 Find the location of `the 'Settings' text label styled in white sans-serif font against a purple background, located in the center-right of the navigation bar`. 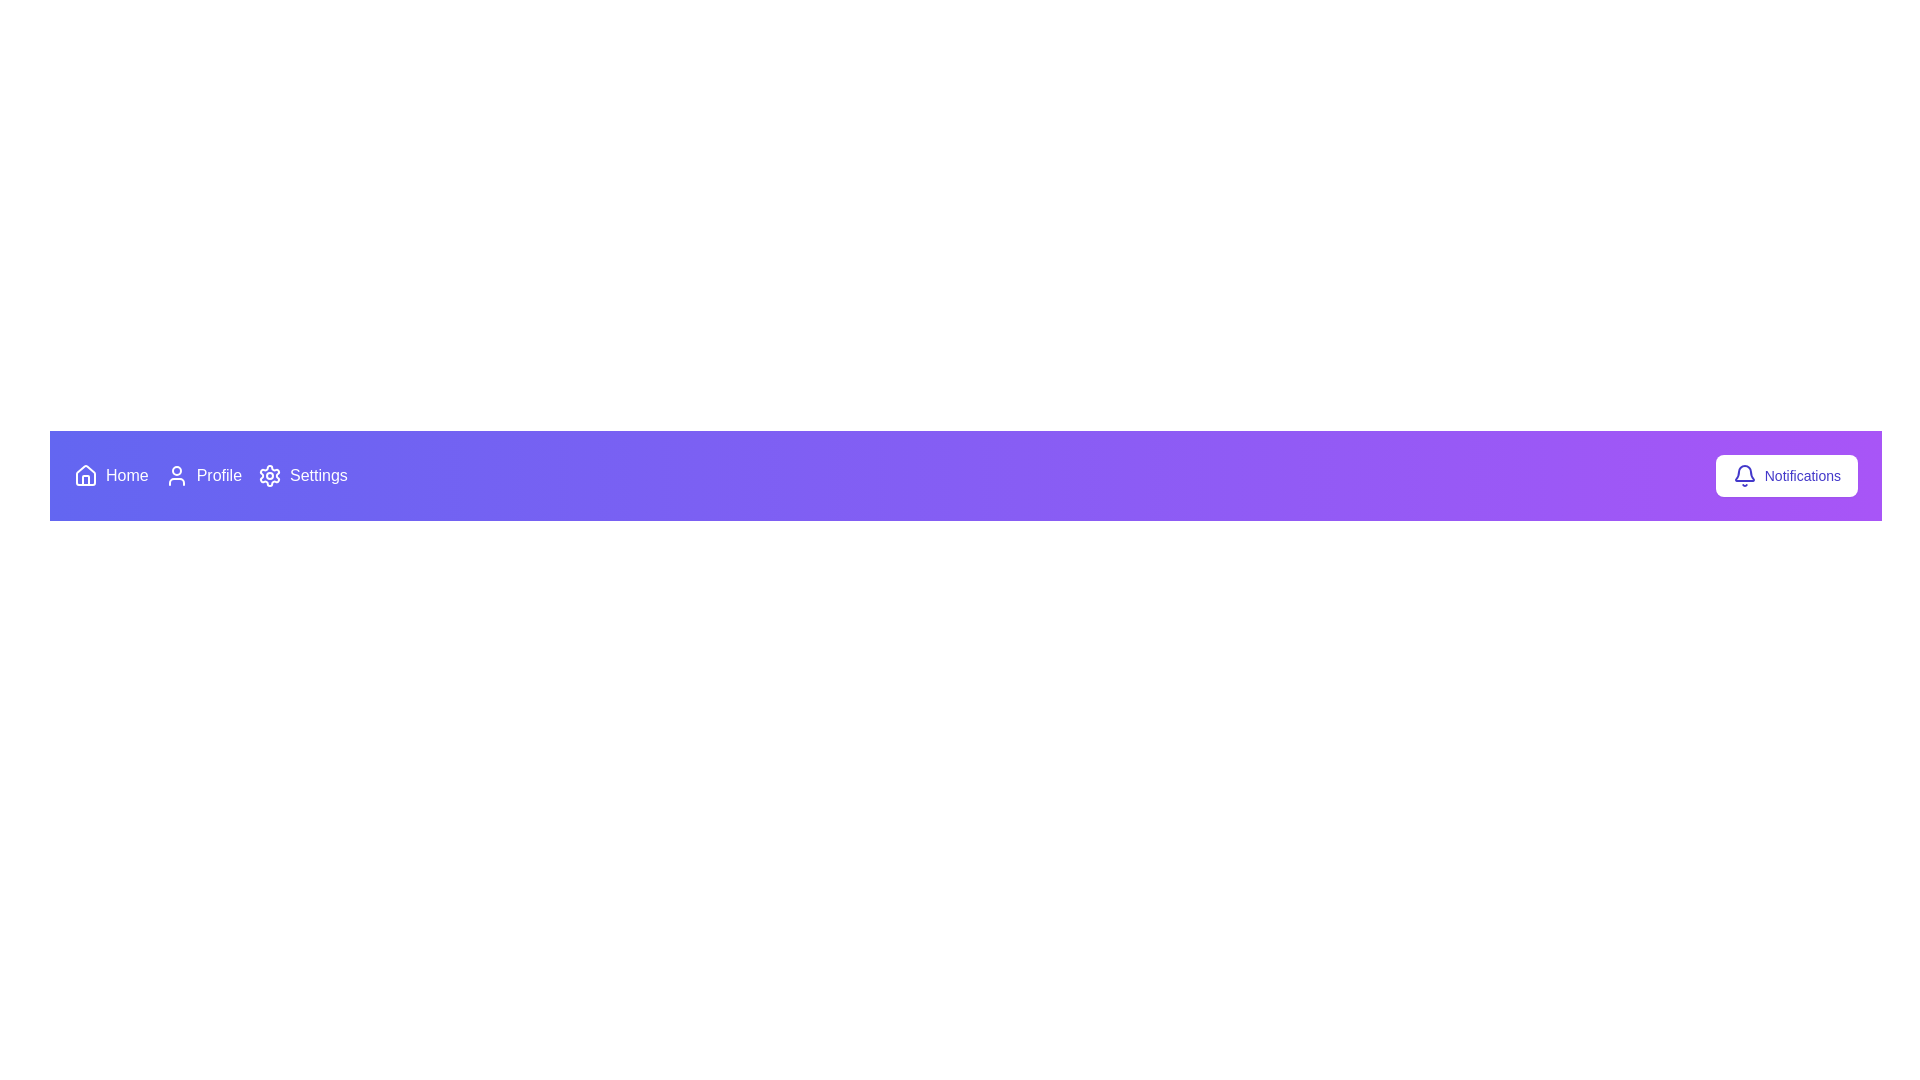

the 'Settings' text label styled in white sans-serif font against a purple background, located in the center-right of the navigation bar is located at coordinates (317, 475).